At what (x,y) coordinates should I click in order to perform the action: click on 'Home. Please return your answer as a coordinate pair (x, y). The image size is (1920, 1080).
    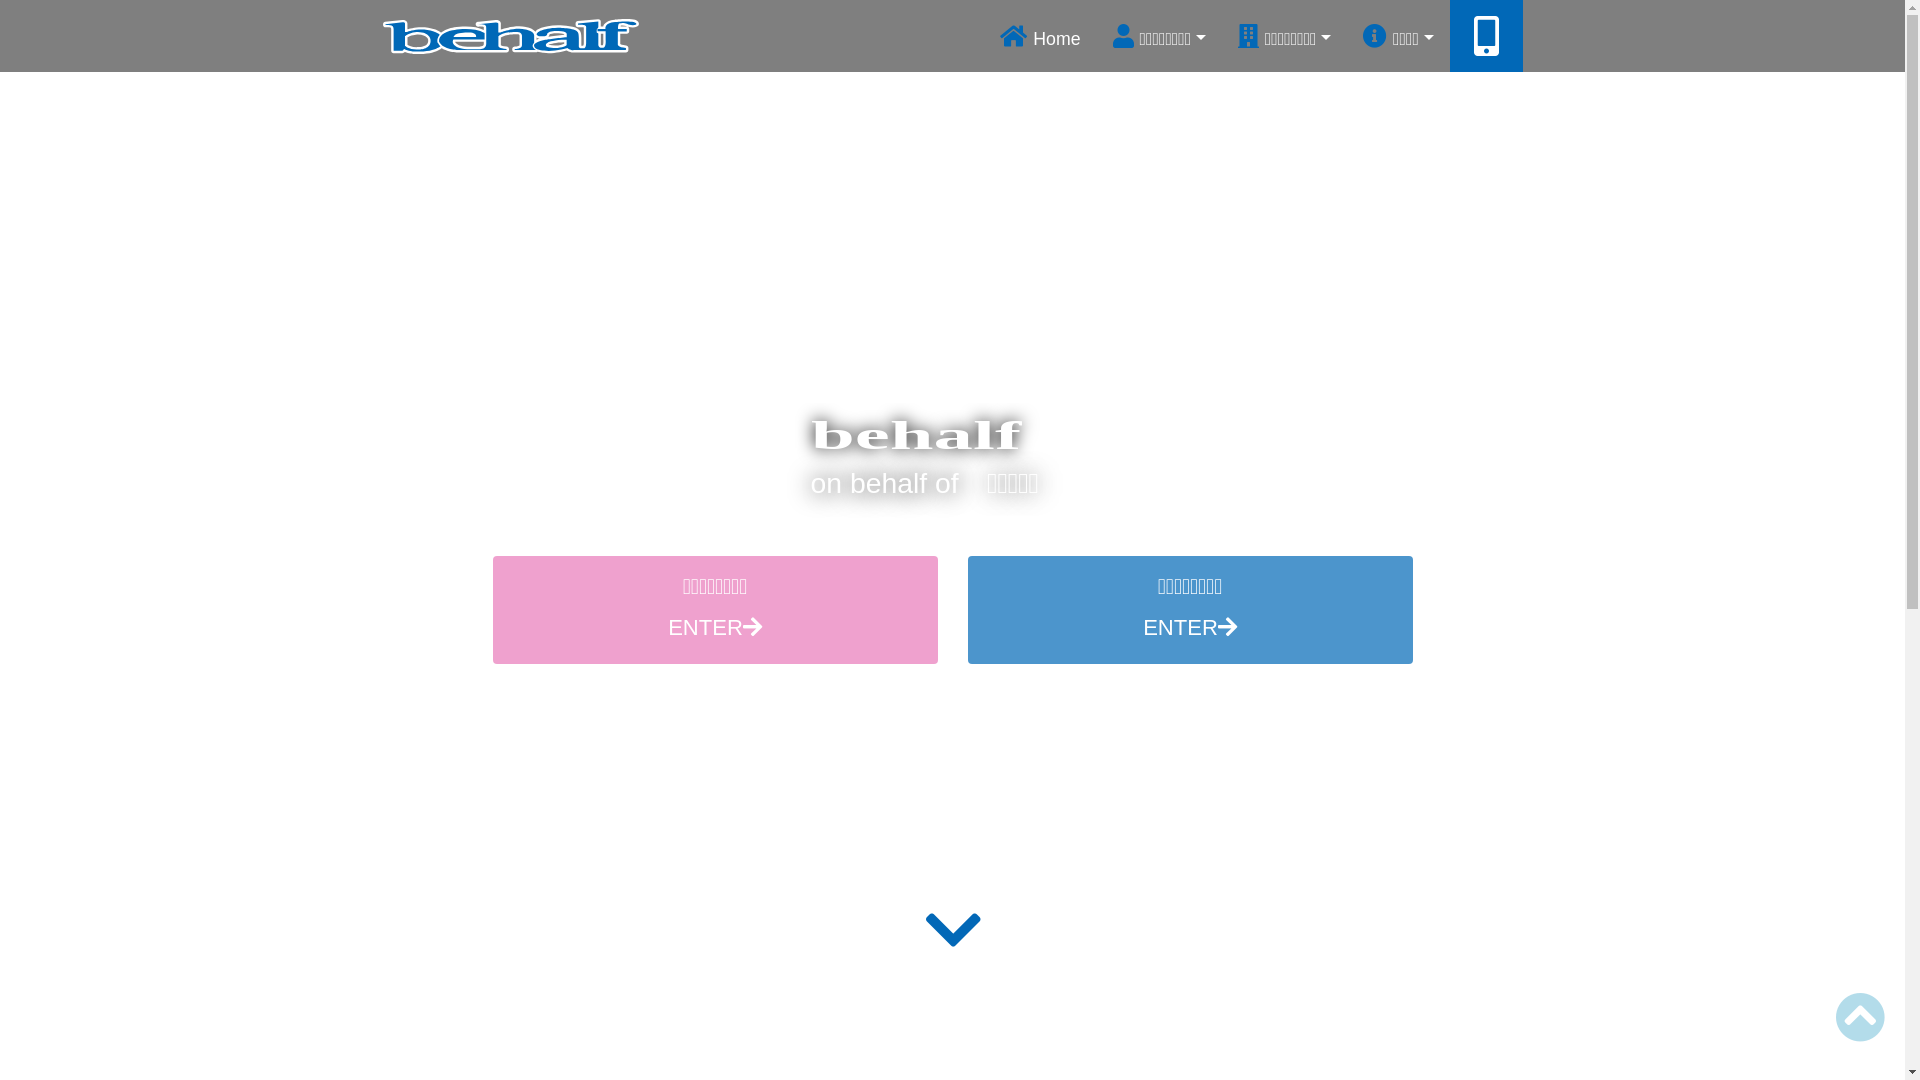
    Looking at the image, I should click on (1040, 36).